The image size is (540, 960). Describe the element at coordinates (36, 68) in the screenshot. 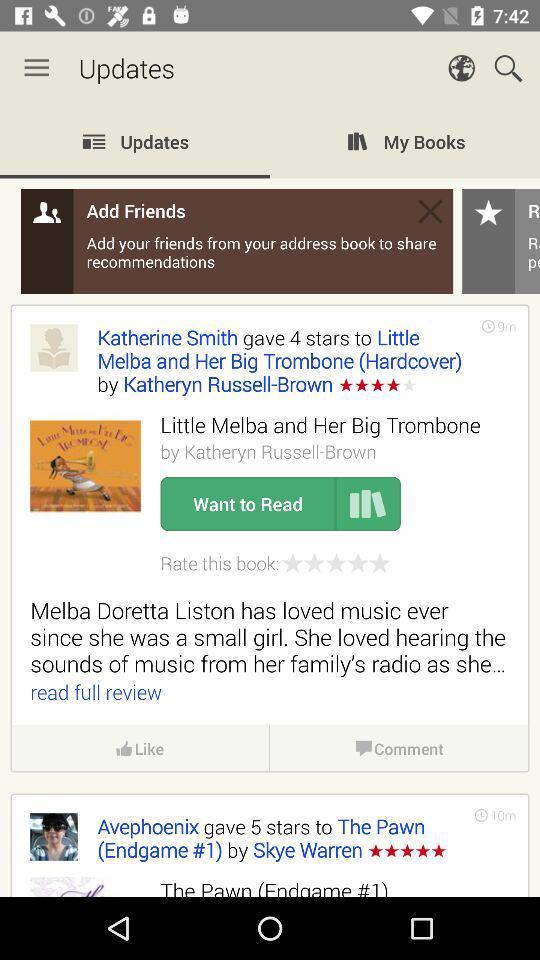

I see `the app to the left of the updates app` at that location.